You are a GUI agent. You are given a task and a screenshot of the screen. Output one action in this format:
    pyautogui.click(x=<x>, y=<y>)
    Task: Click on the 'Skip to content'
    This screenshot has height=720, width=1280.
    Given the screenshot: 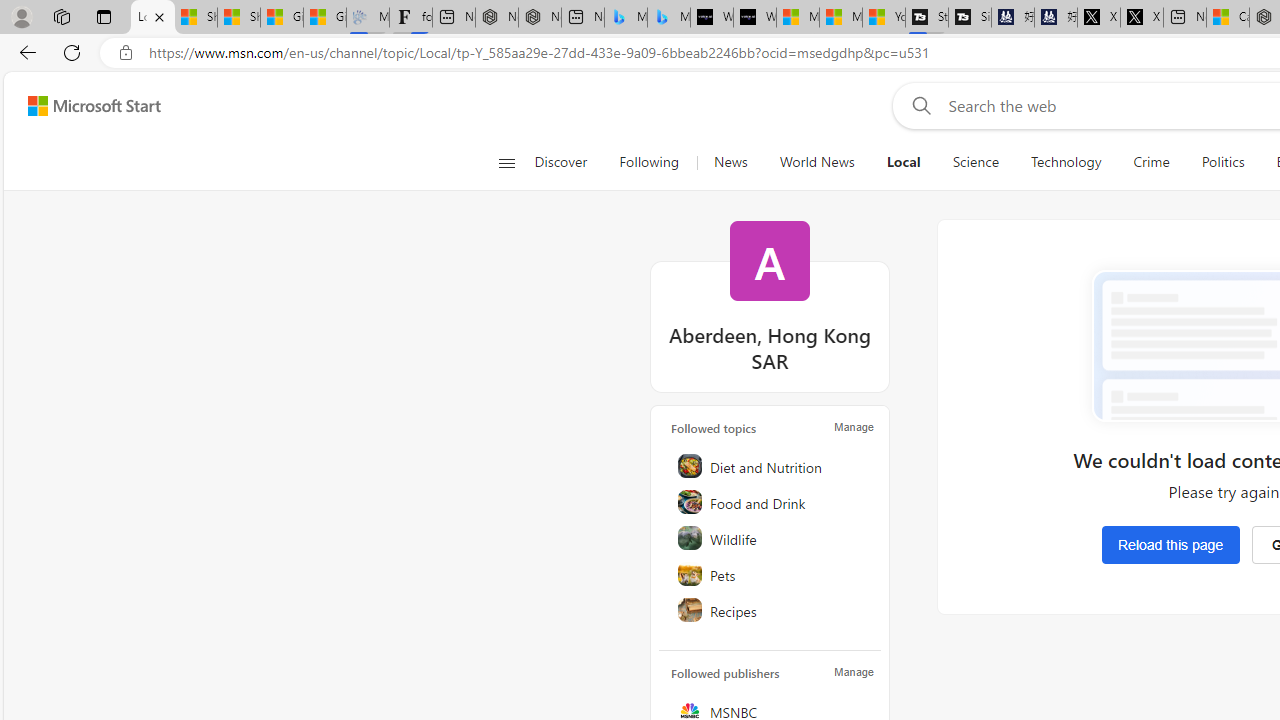 What is the action you would take?
    pyautogui.click(x=86, y=105)
    